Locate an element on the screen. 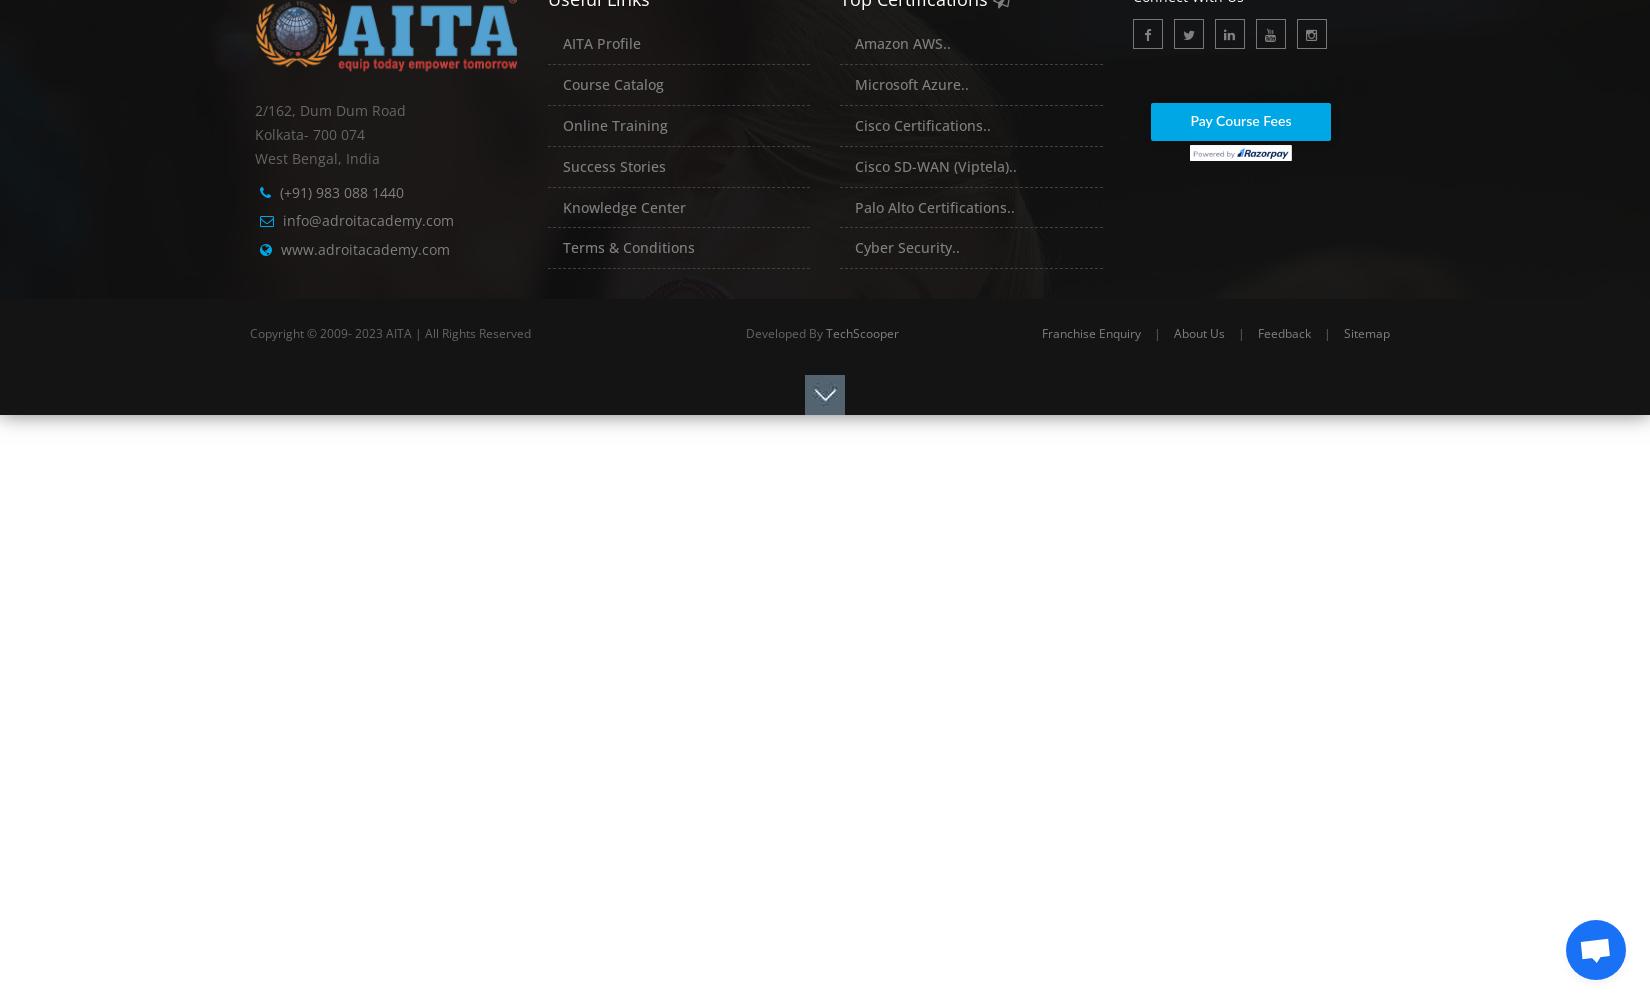 Image resolution: width=1650 pixels, height=1000 pixels. 'AITA Profile' is located at coordinates (599, 43).